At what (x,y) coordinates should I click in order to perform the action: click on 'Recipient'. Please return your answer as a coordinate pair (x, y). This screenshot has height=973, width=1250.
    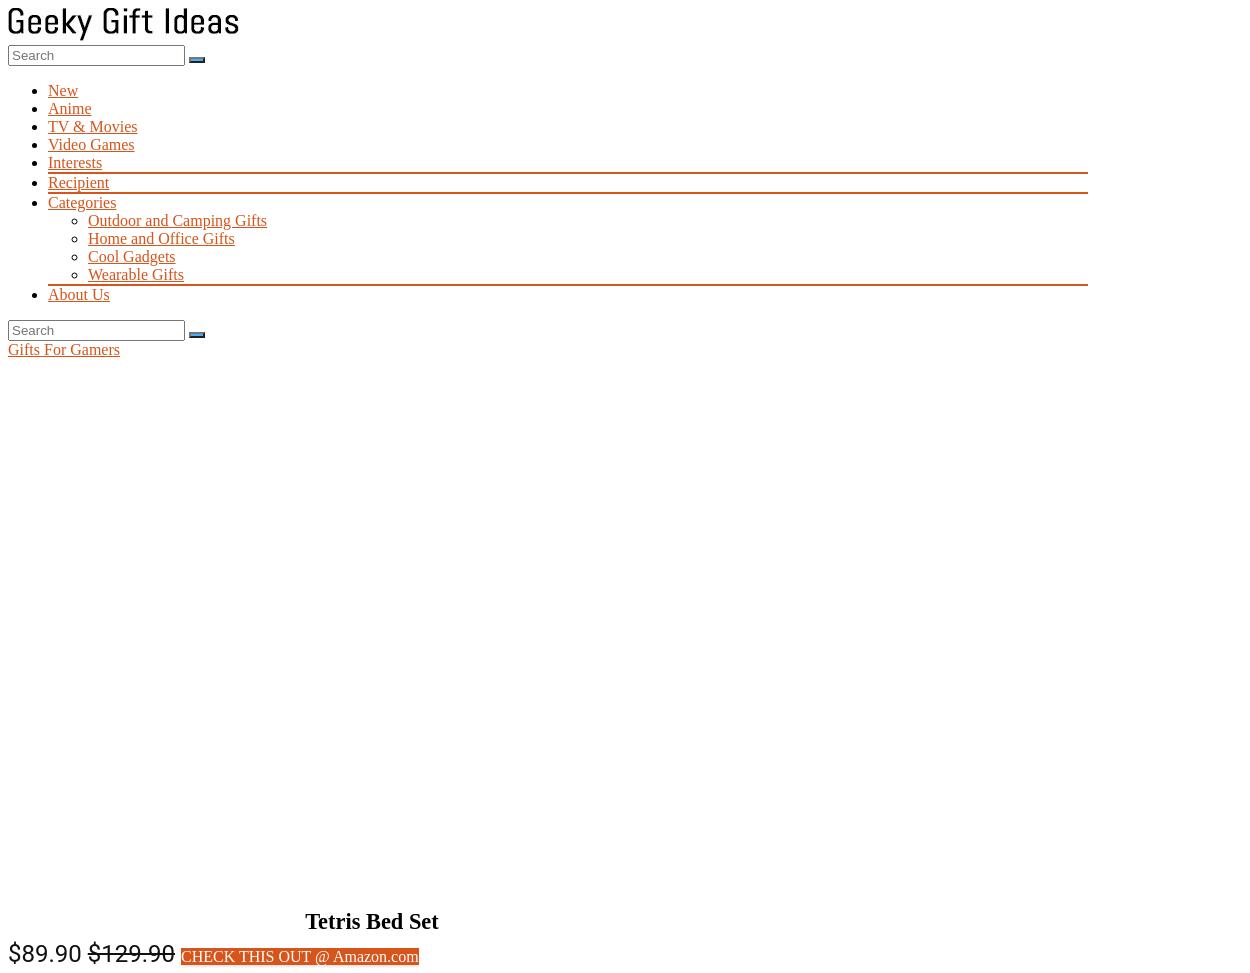
    Looking at the image, I should click on (77, 182).